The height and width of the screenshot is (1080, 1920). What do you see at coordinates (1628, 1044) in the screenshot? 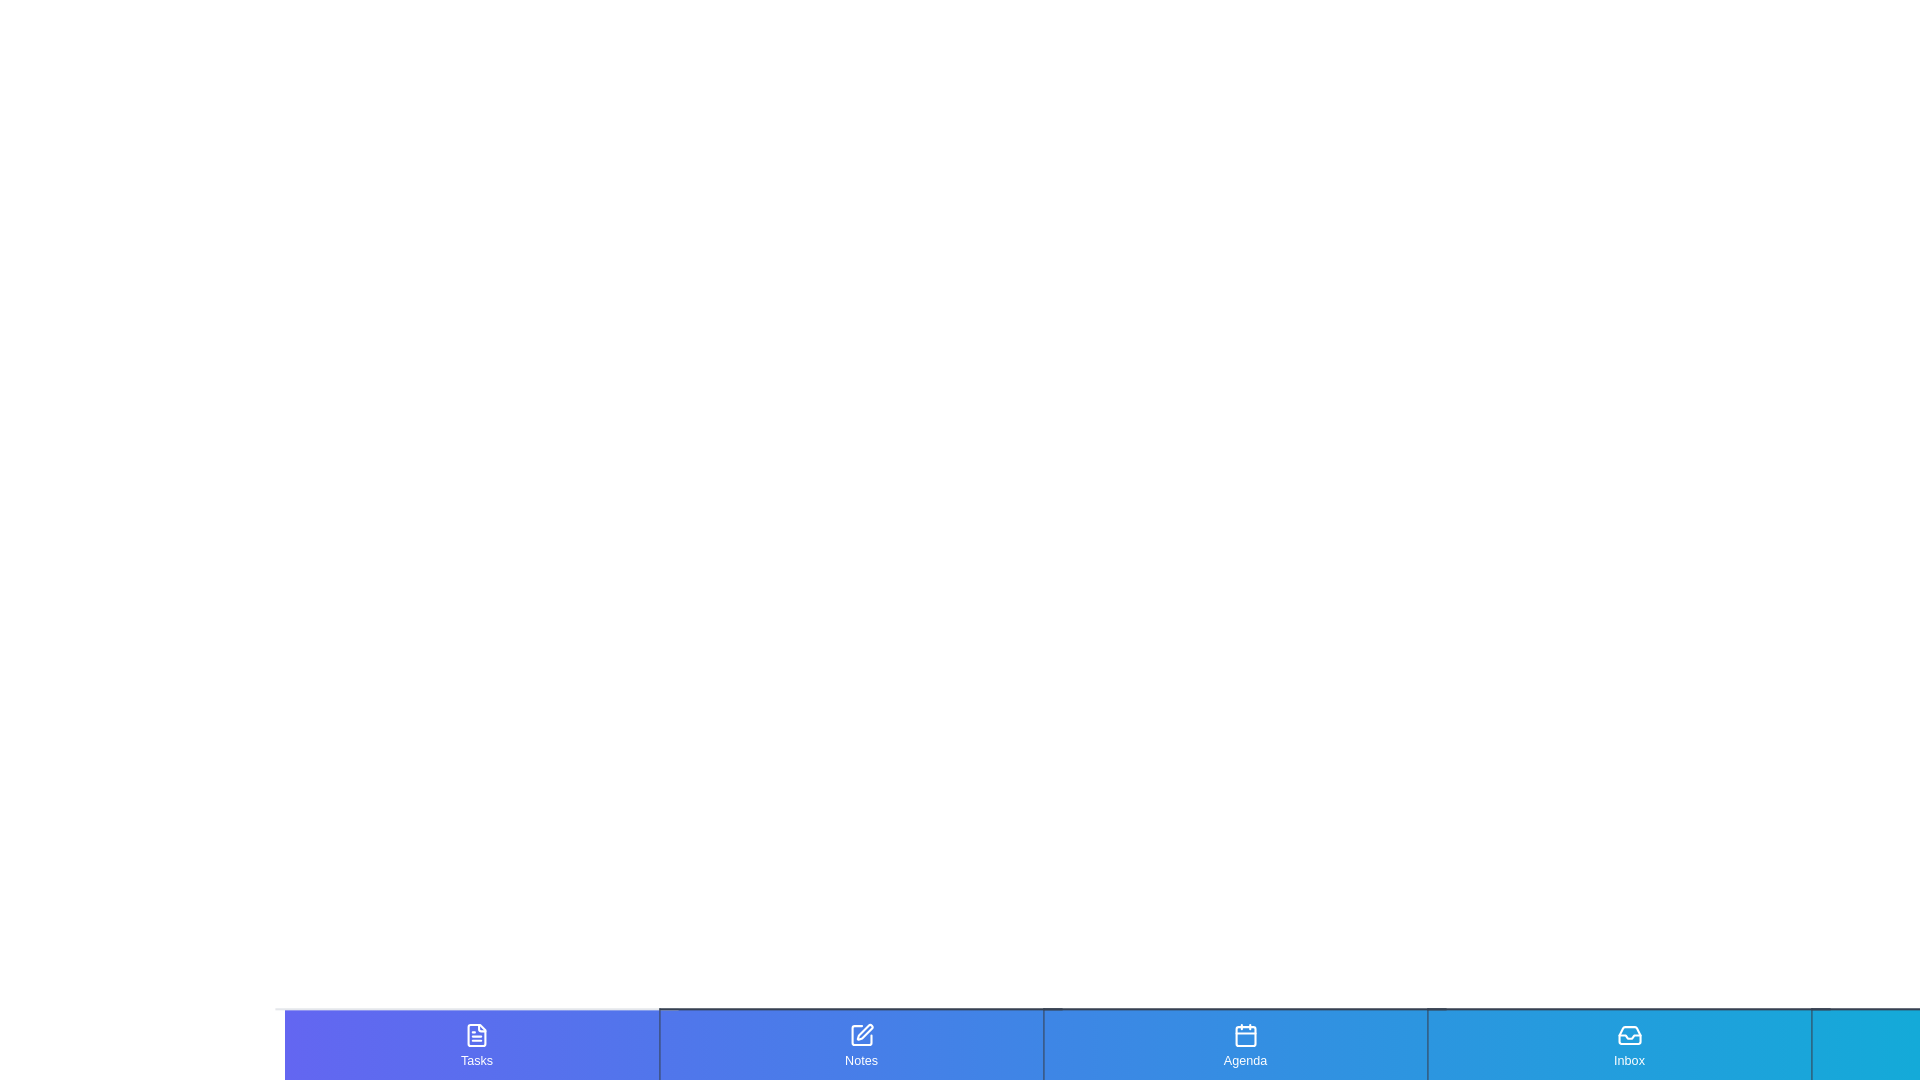
I see `the tab corresponding to Inbox by clicking on it` at bounding box center [1628, 1044].